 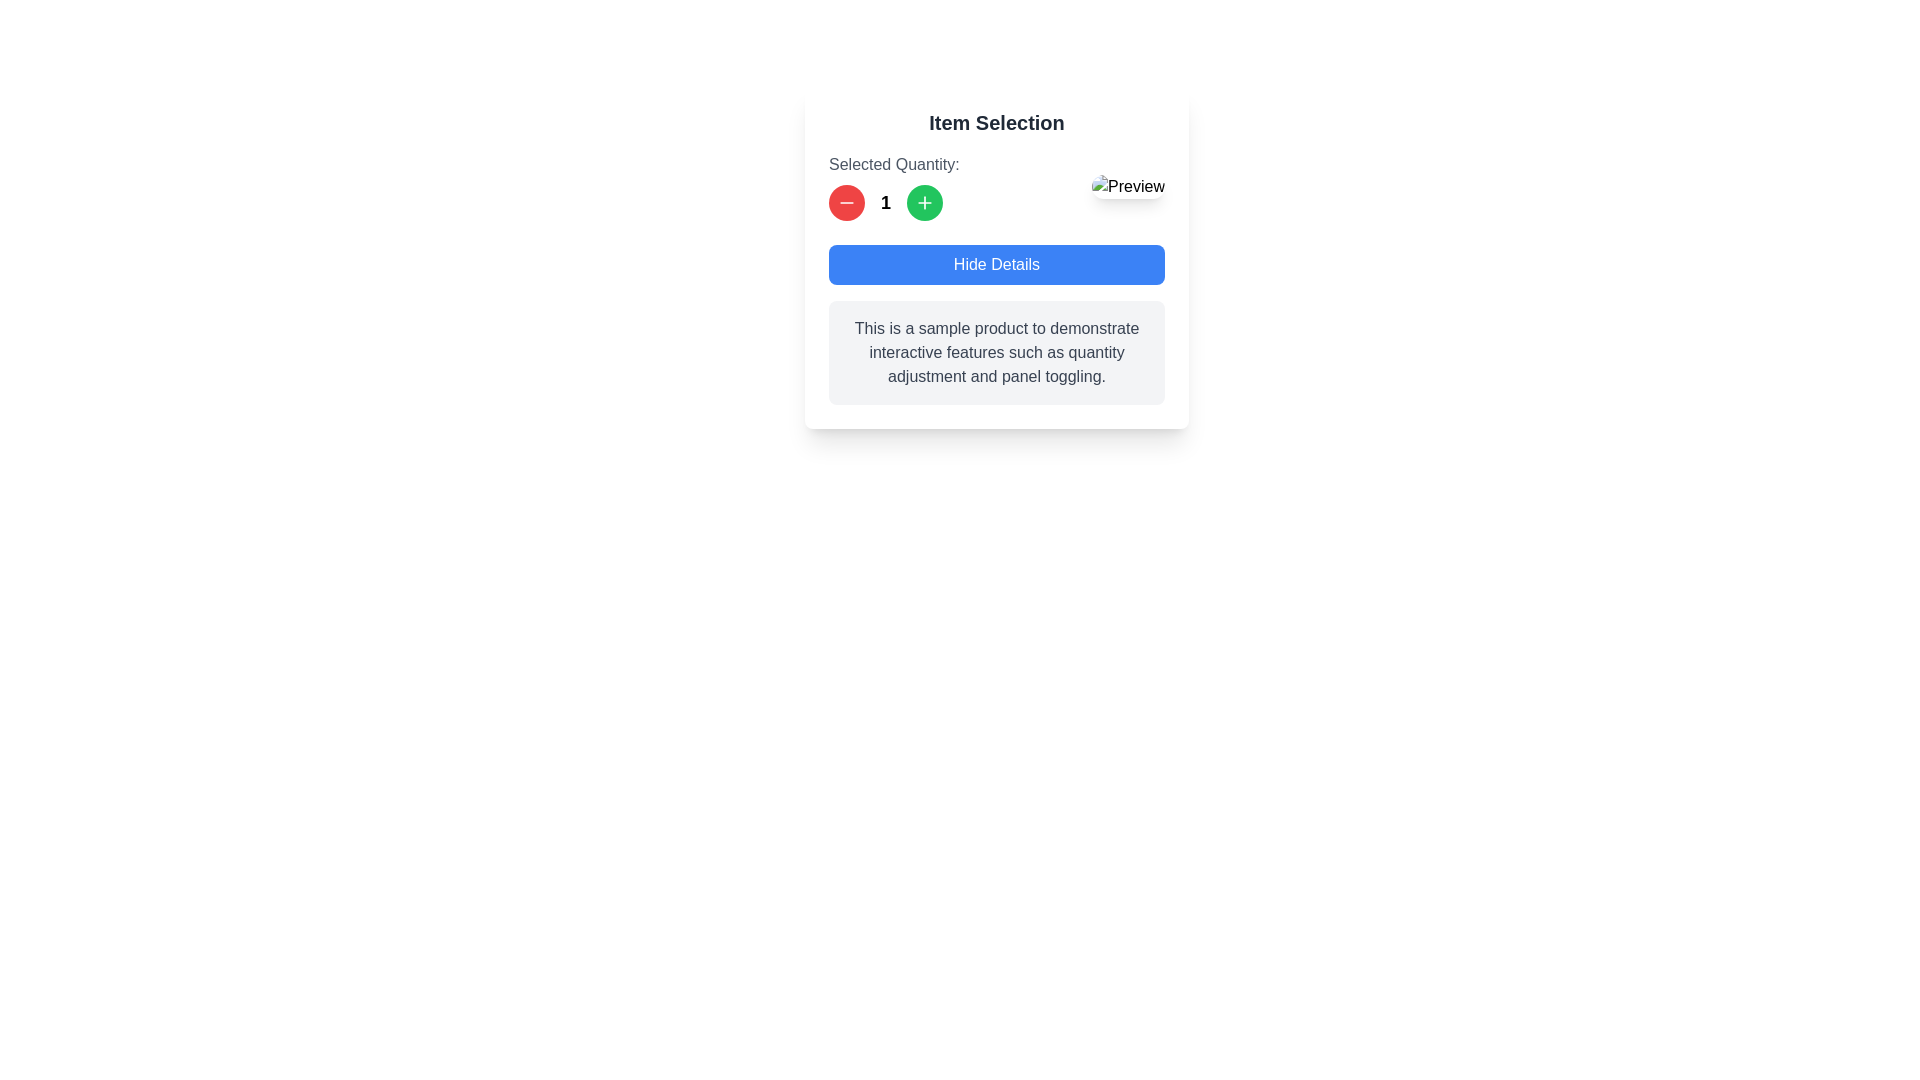 I want to click on the Information panel located within the 'Item Selection' panel, positioned below the 'Hide Details' button, so click(x=997, y=323).